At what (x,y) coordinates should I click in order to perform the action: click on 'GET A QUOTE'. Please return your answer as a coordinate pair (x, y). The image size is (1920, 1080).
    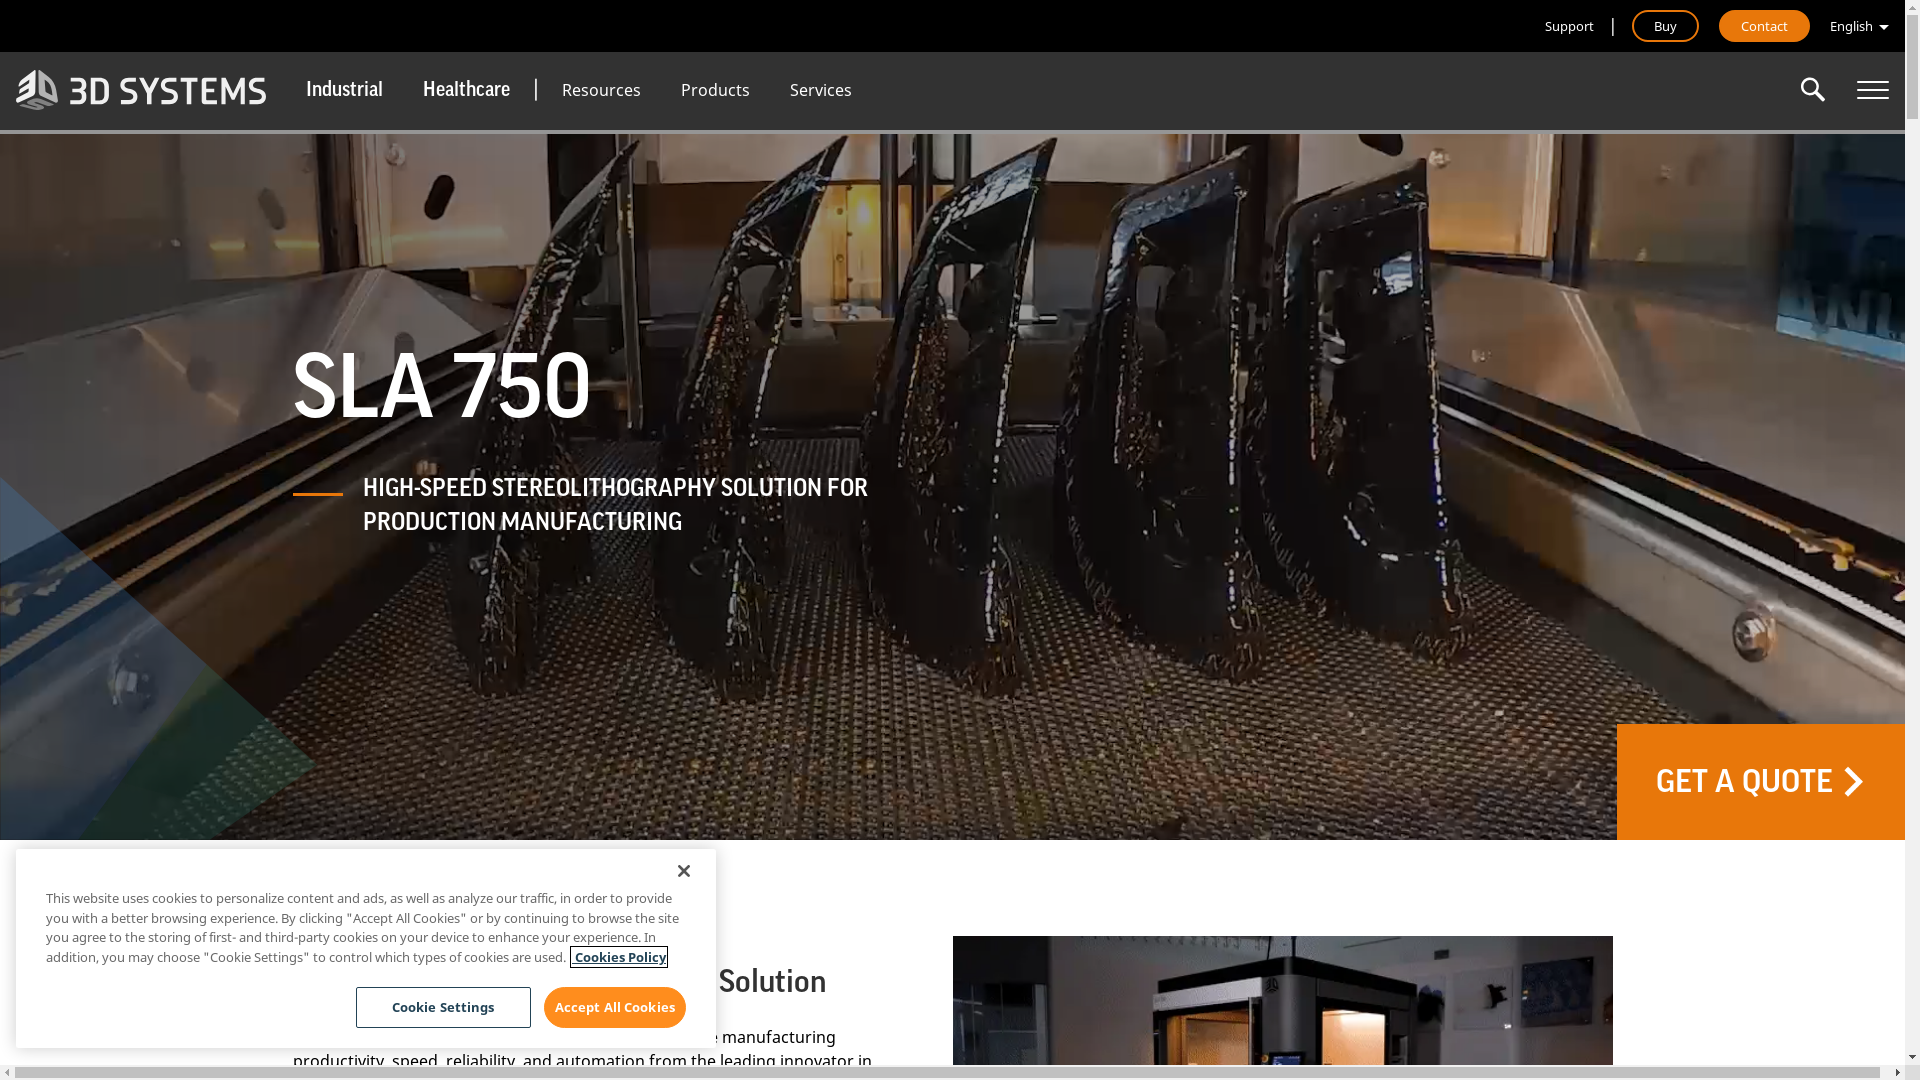
    Looking at the image, I should click on (1761, 781).